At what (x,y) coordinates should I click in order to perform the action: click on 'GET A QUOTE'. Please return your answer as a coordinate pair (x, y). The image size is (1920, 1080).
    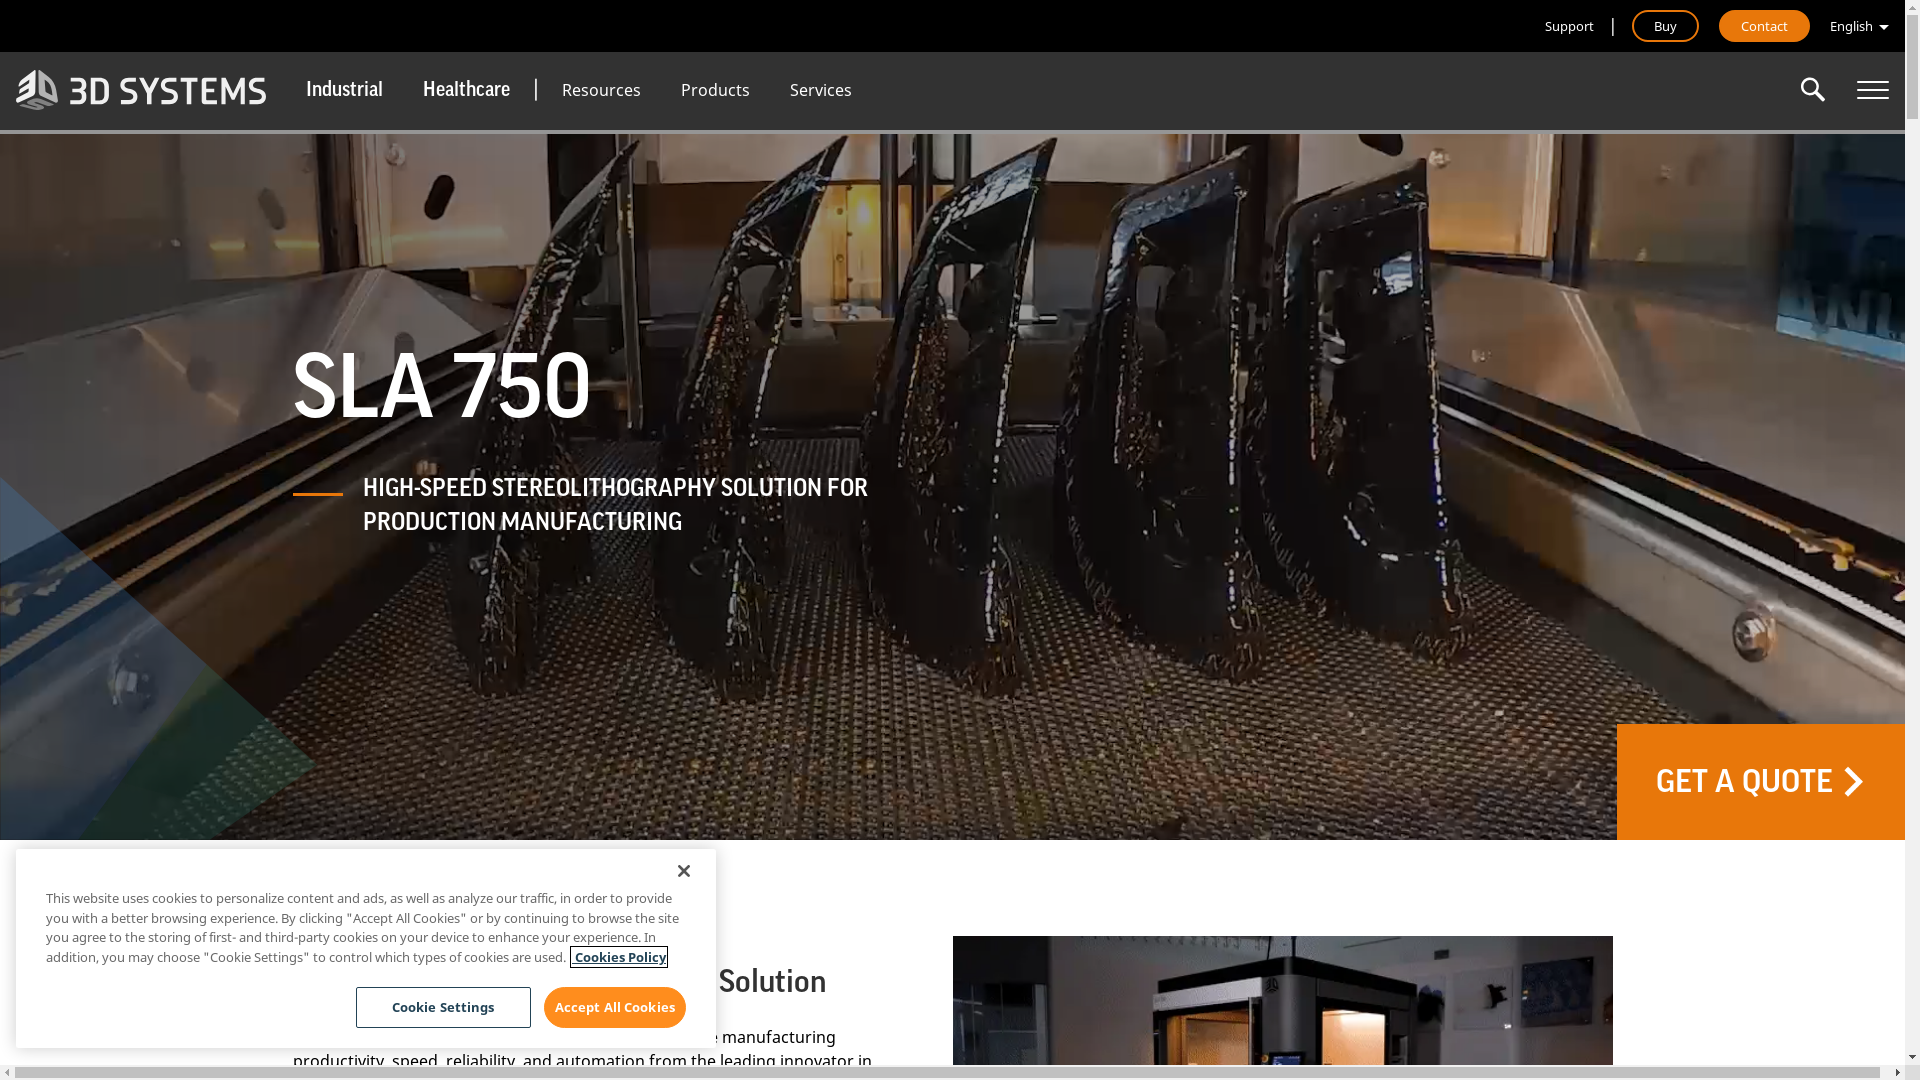
    Looking at the image, I should click on (1761, 781).